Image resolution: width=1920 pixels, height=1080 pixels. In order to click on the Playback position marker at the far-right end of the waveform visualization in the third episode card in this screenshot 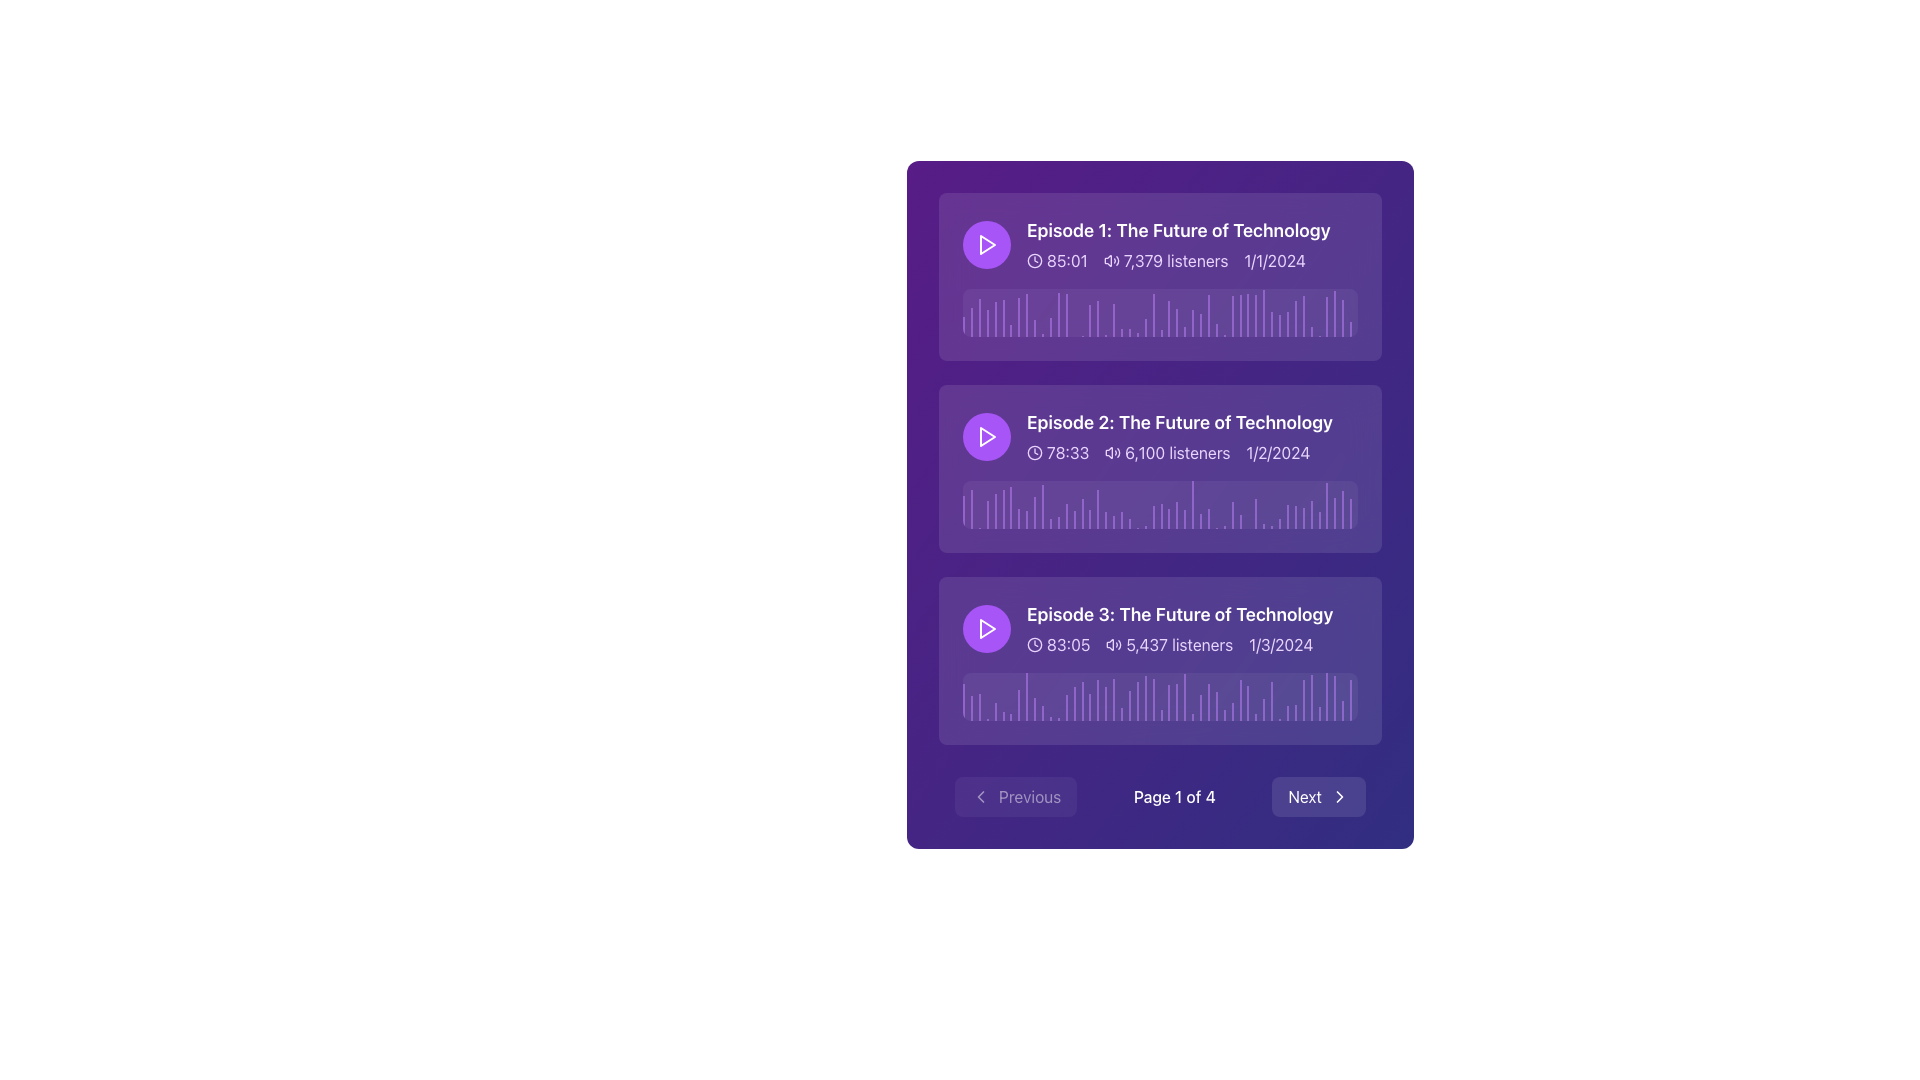, I will do `click(1327, 696)`.